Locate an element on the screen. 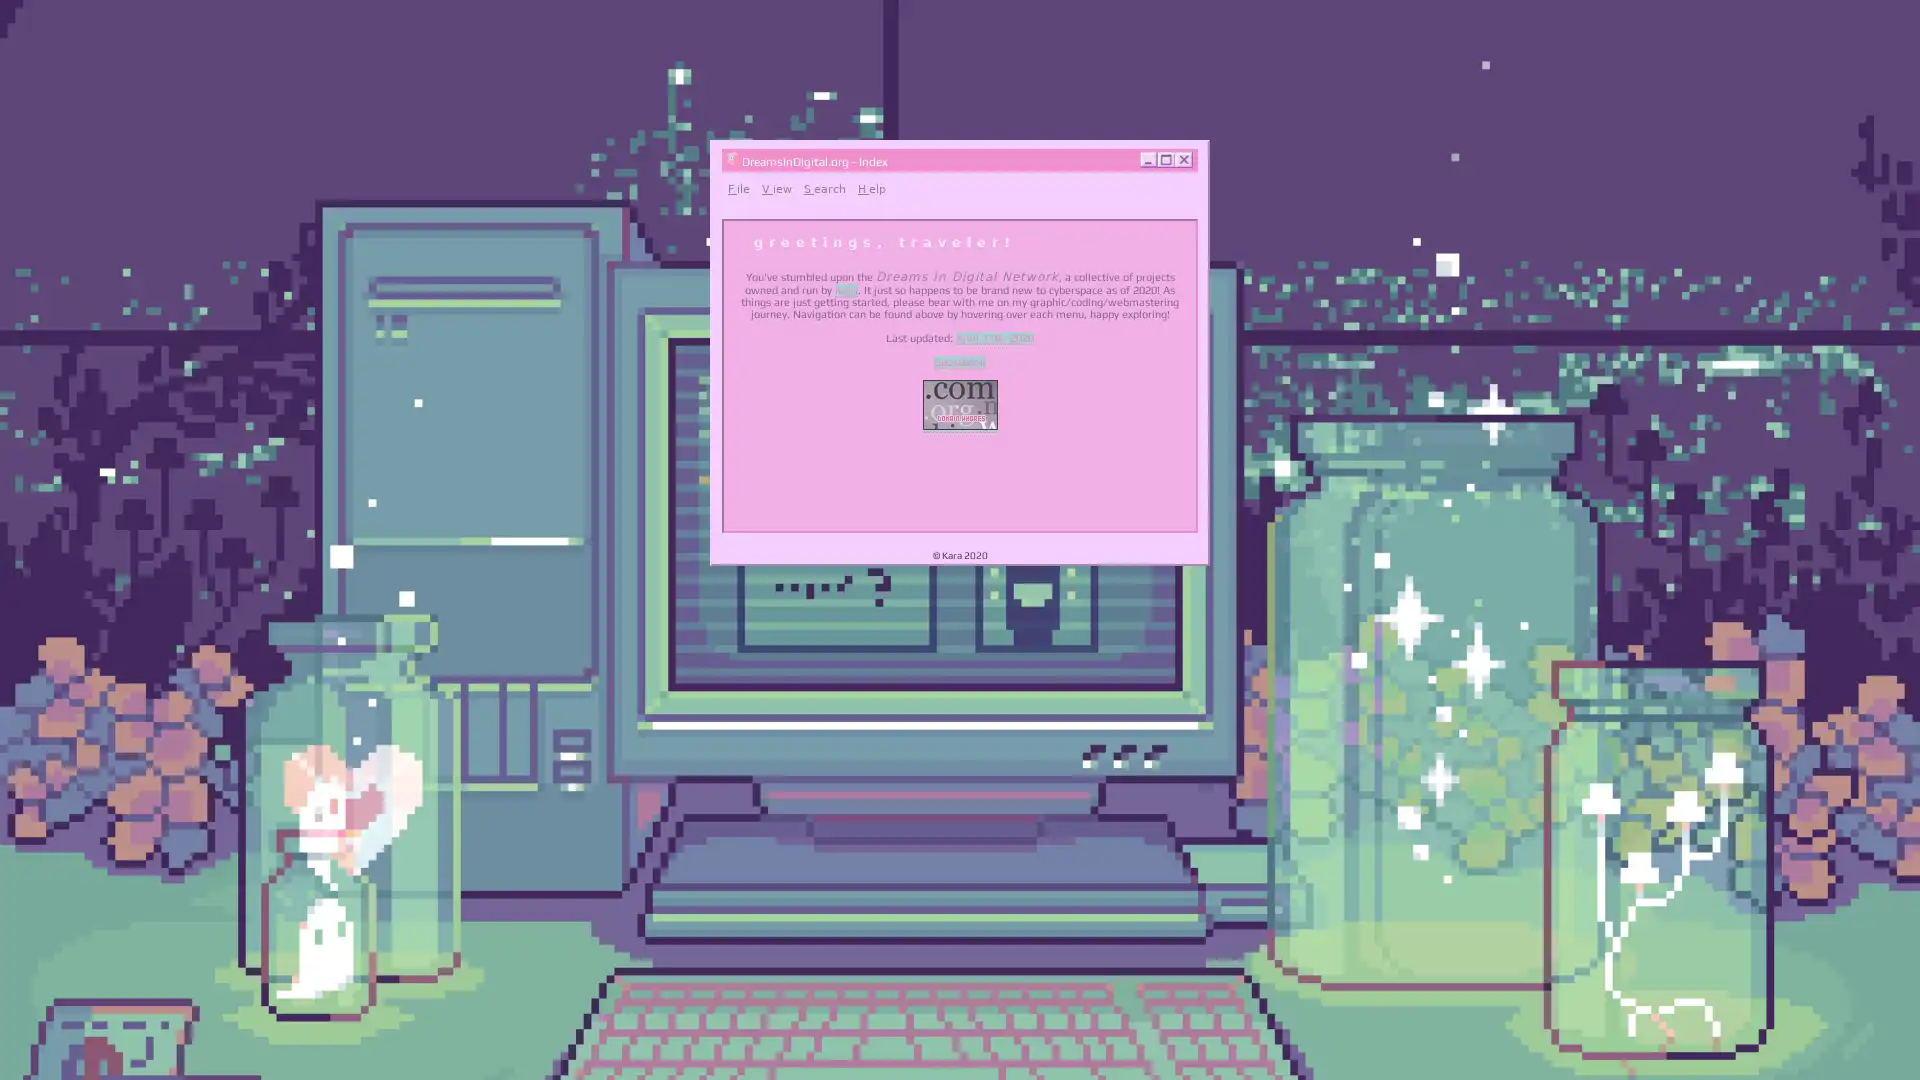 This screenshot has height=1080, width=1920. Search is located at coordinates (825, 189).